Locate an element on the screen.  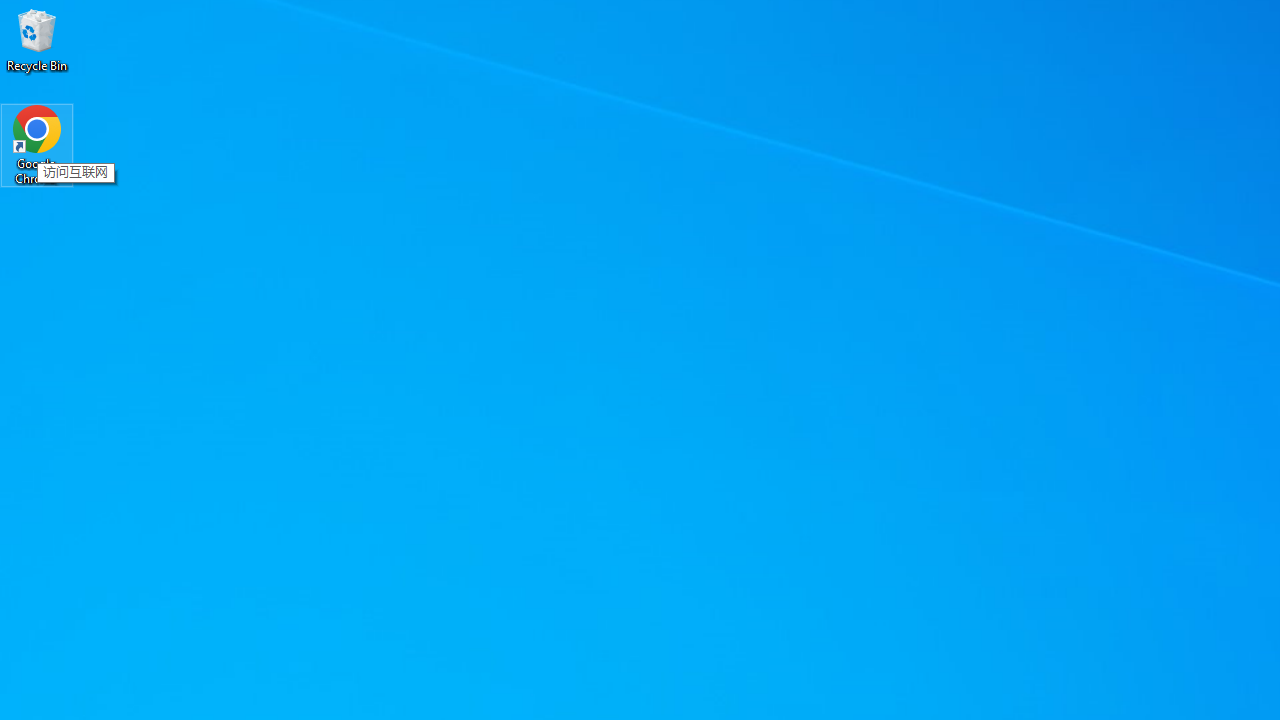
'Recycle Bin' is located at coordinates (37, 39).